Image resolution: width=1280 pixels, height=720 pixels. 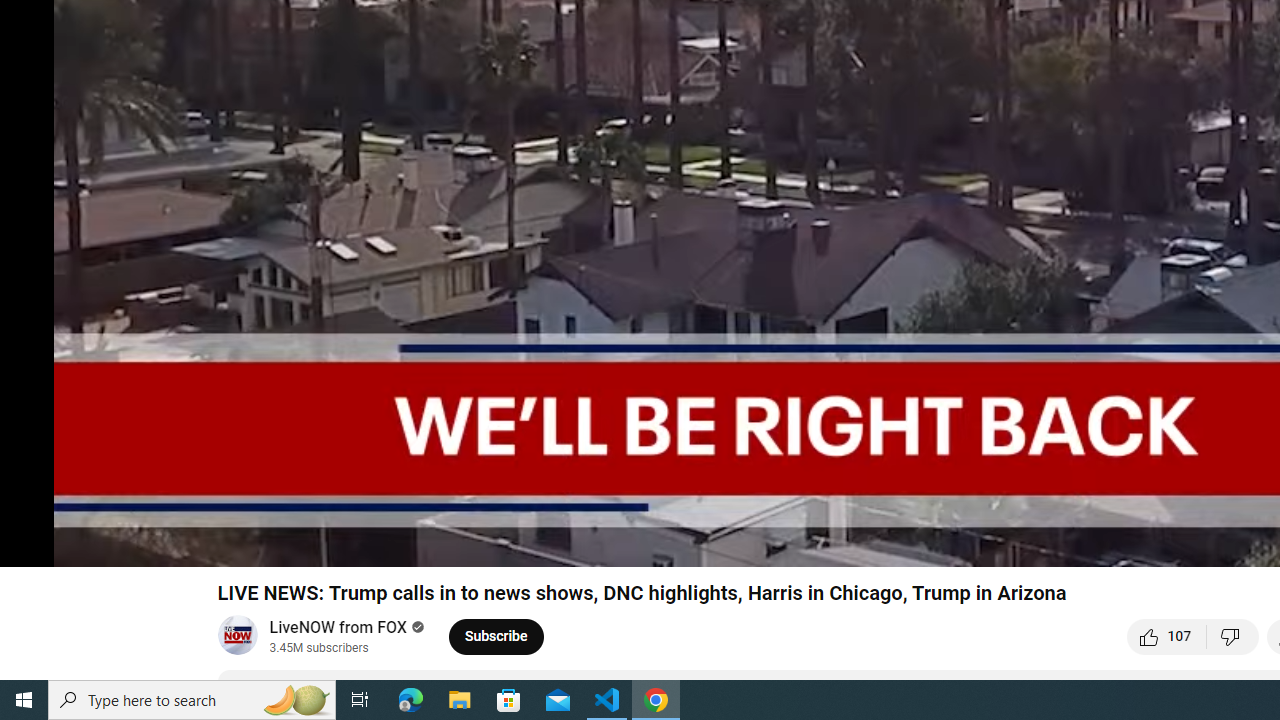 What do you see at coordinates (1232, 636) in the screenshot?
I see `'Dislike this video'` at bounding box center [1232, 636].